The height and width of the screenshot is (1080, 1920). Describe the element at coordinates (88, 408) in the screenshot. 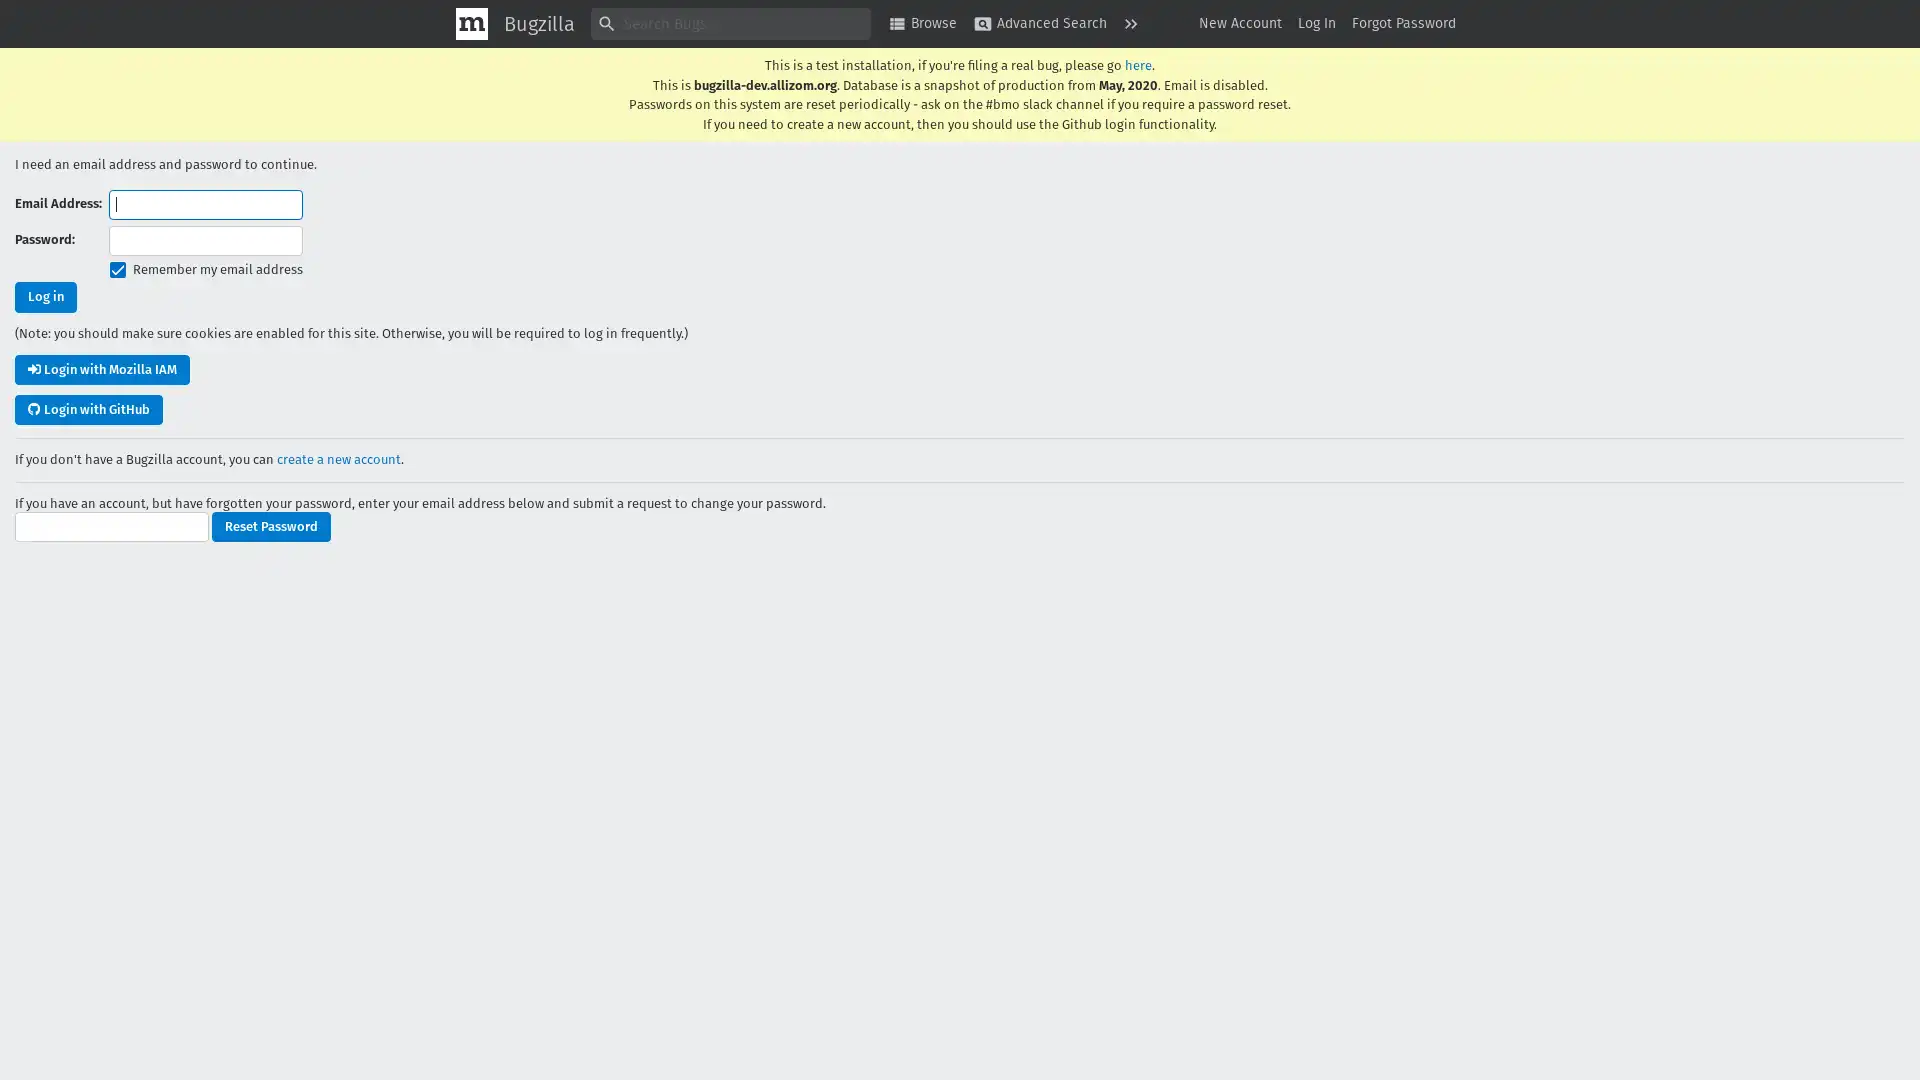

I see `Login with GitHub` at that location.